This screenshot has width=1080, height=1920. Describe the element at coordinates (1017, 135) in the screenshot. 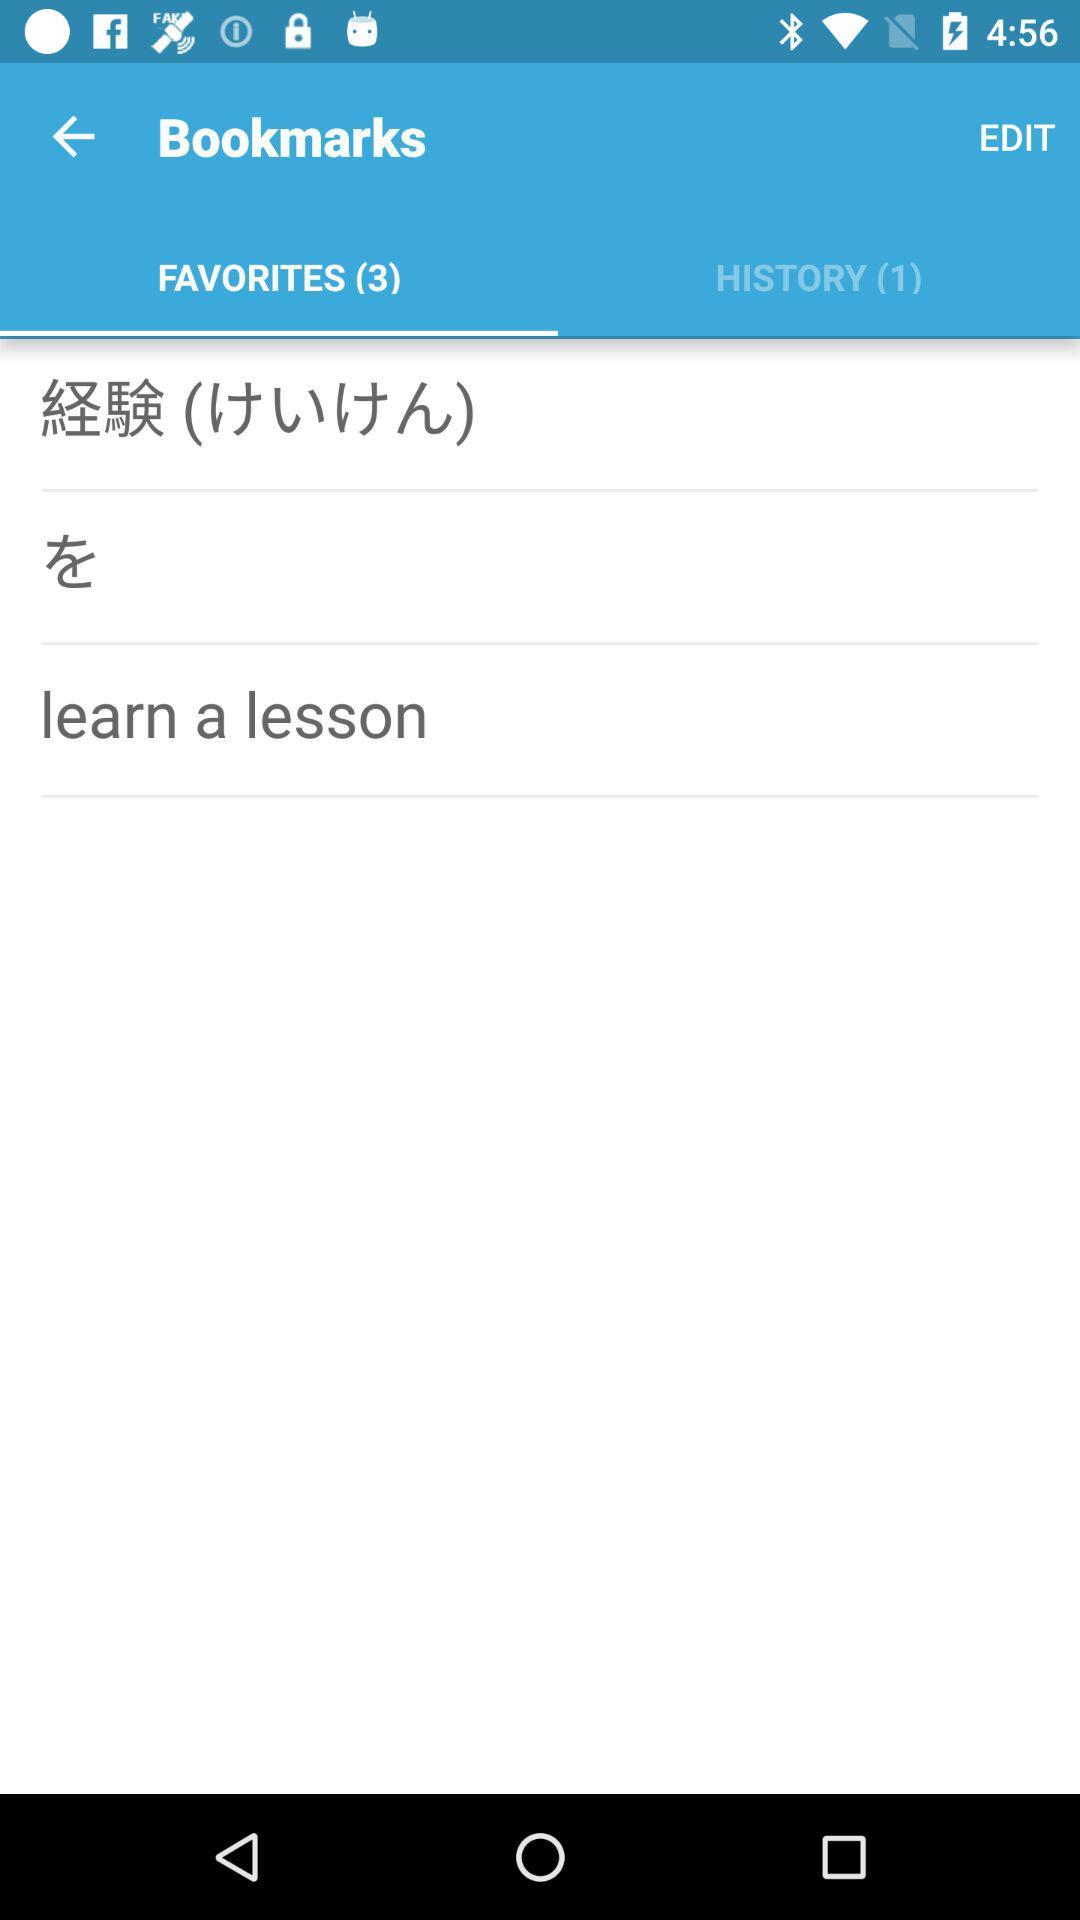

I see `app above the history (1) icon` at that location.